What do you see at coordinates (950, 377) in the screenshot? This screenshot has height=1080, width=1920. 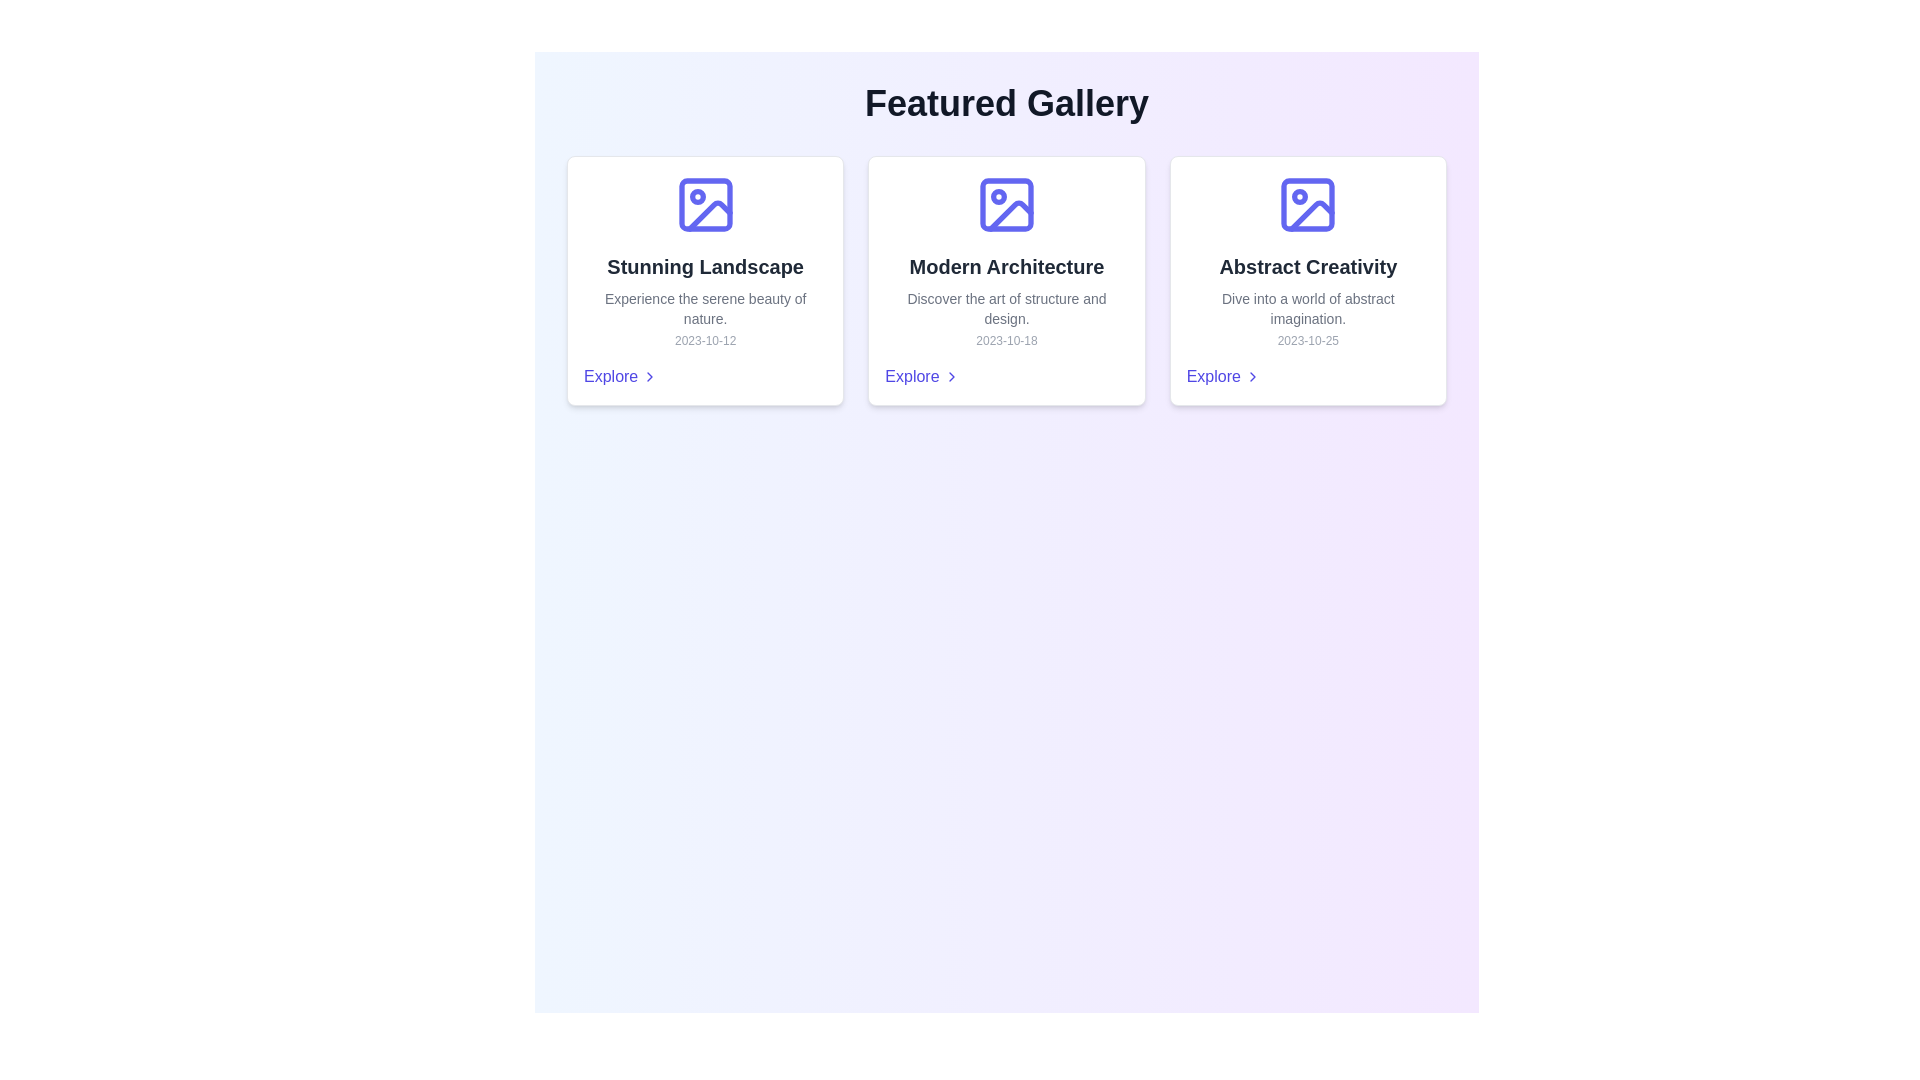 I see `the rightward-pointing chevron icon next to the 'Explore' text` at bounding box center [950, 377].